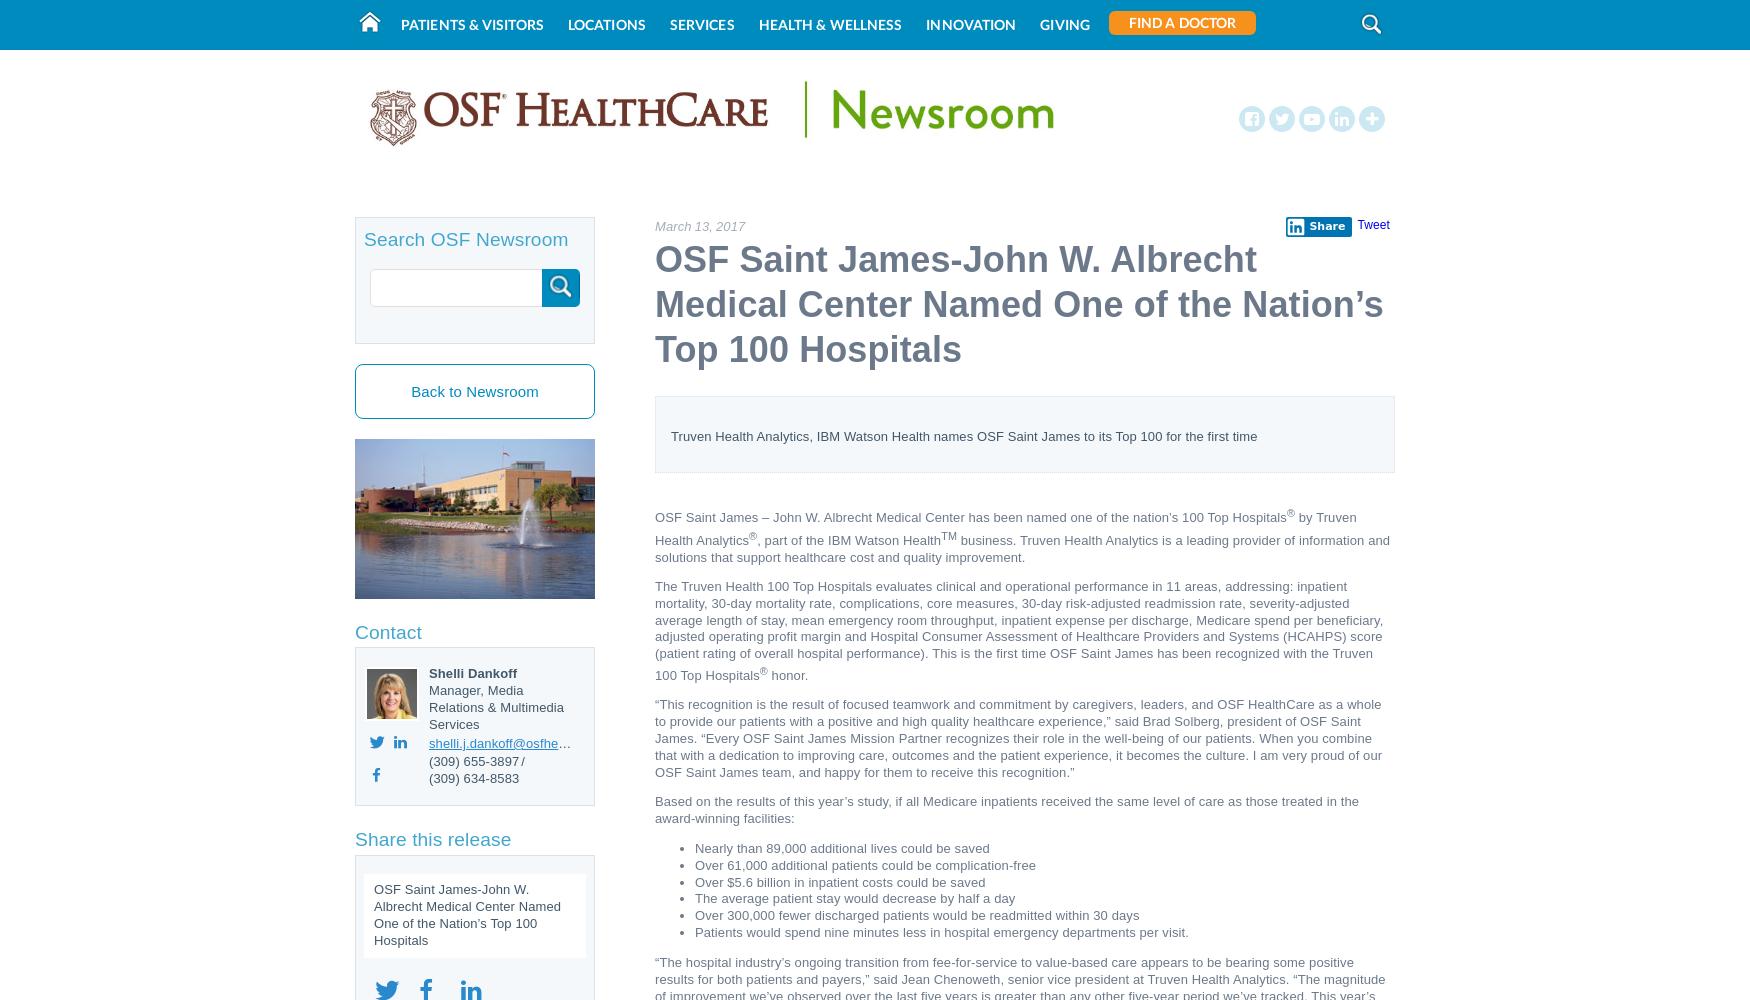 The image size is (1750, 1000). Describe the element at coordinates (916, 915) in the screenshot. I see `'Over 300,000 fewer discharged patients would be readmitted within 30 days'` at that location.